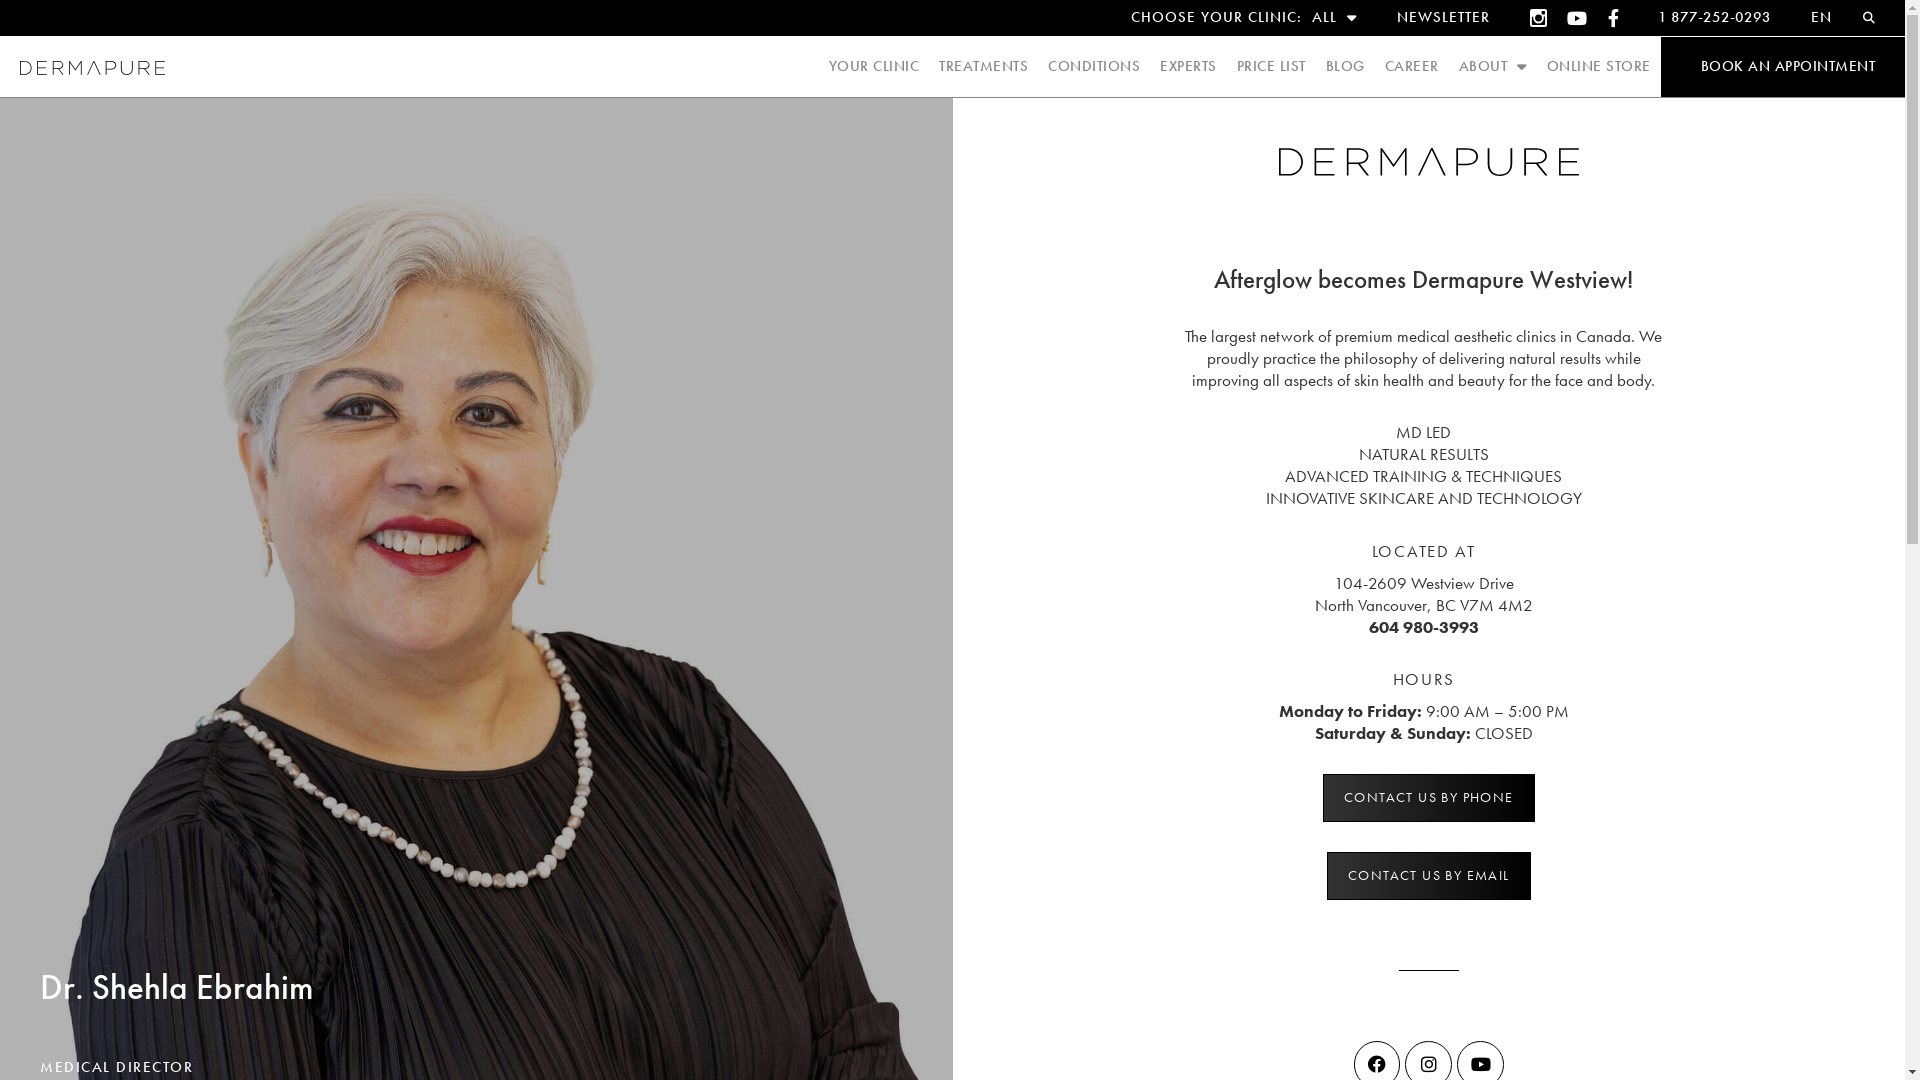  I want to click on 'BLOG', so click(1345, 65).